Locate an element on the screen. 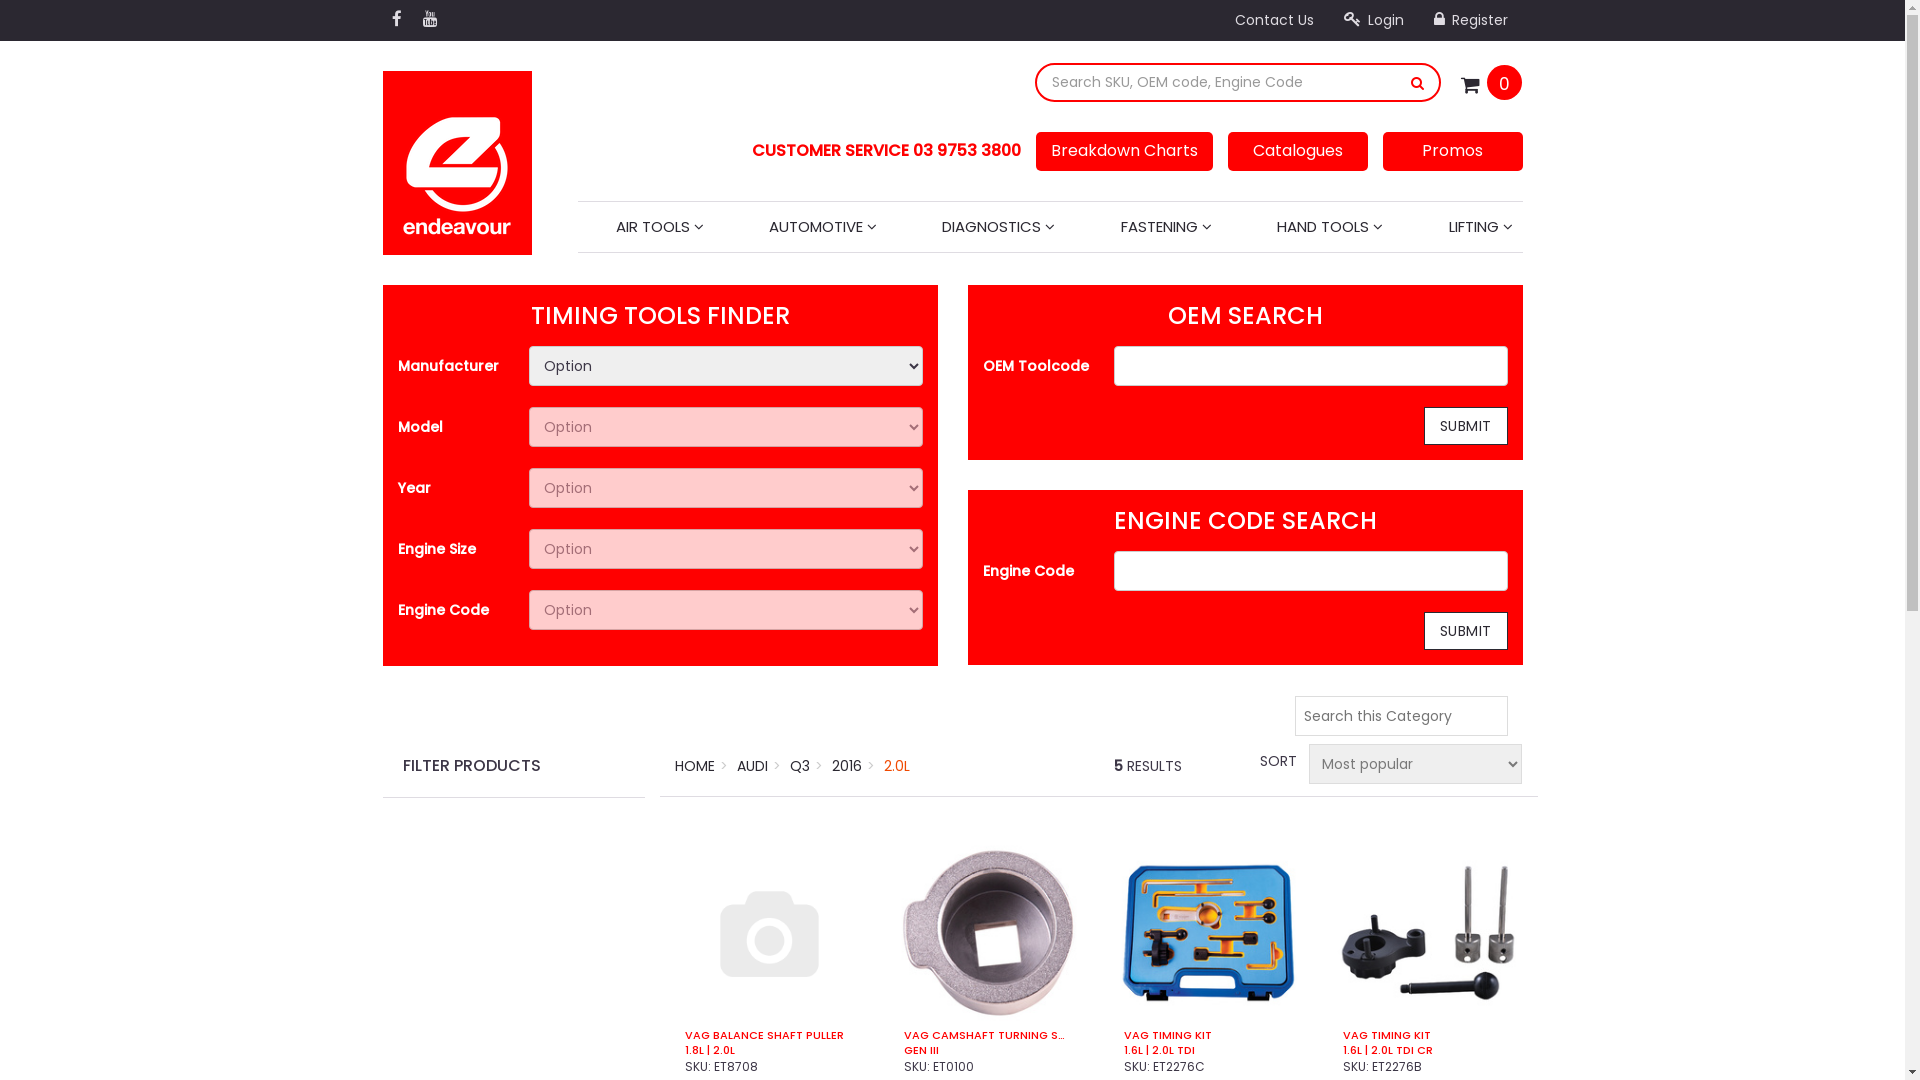 This screenshot has height=1080, width=1920. 'Promos' is located at coordinates (1452, 150).